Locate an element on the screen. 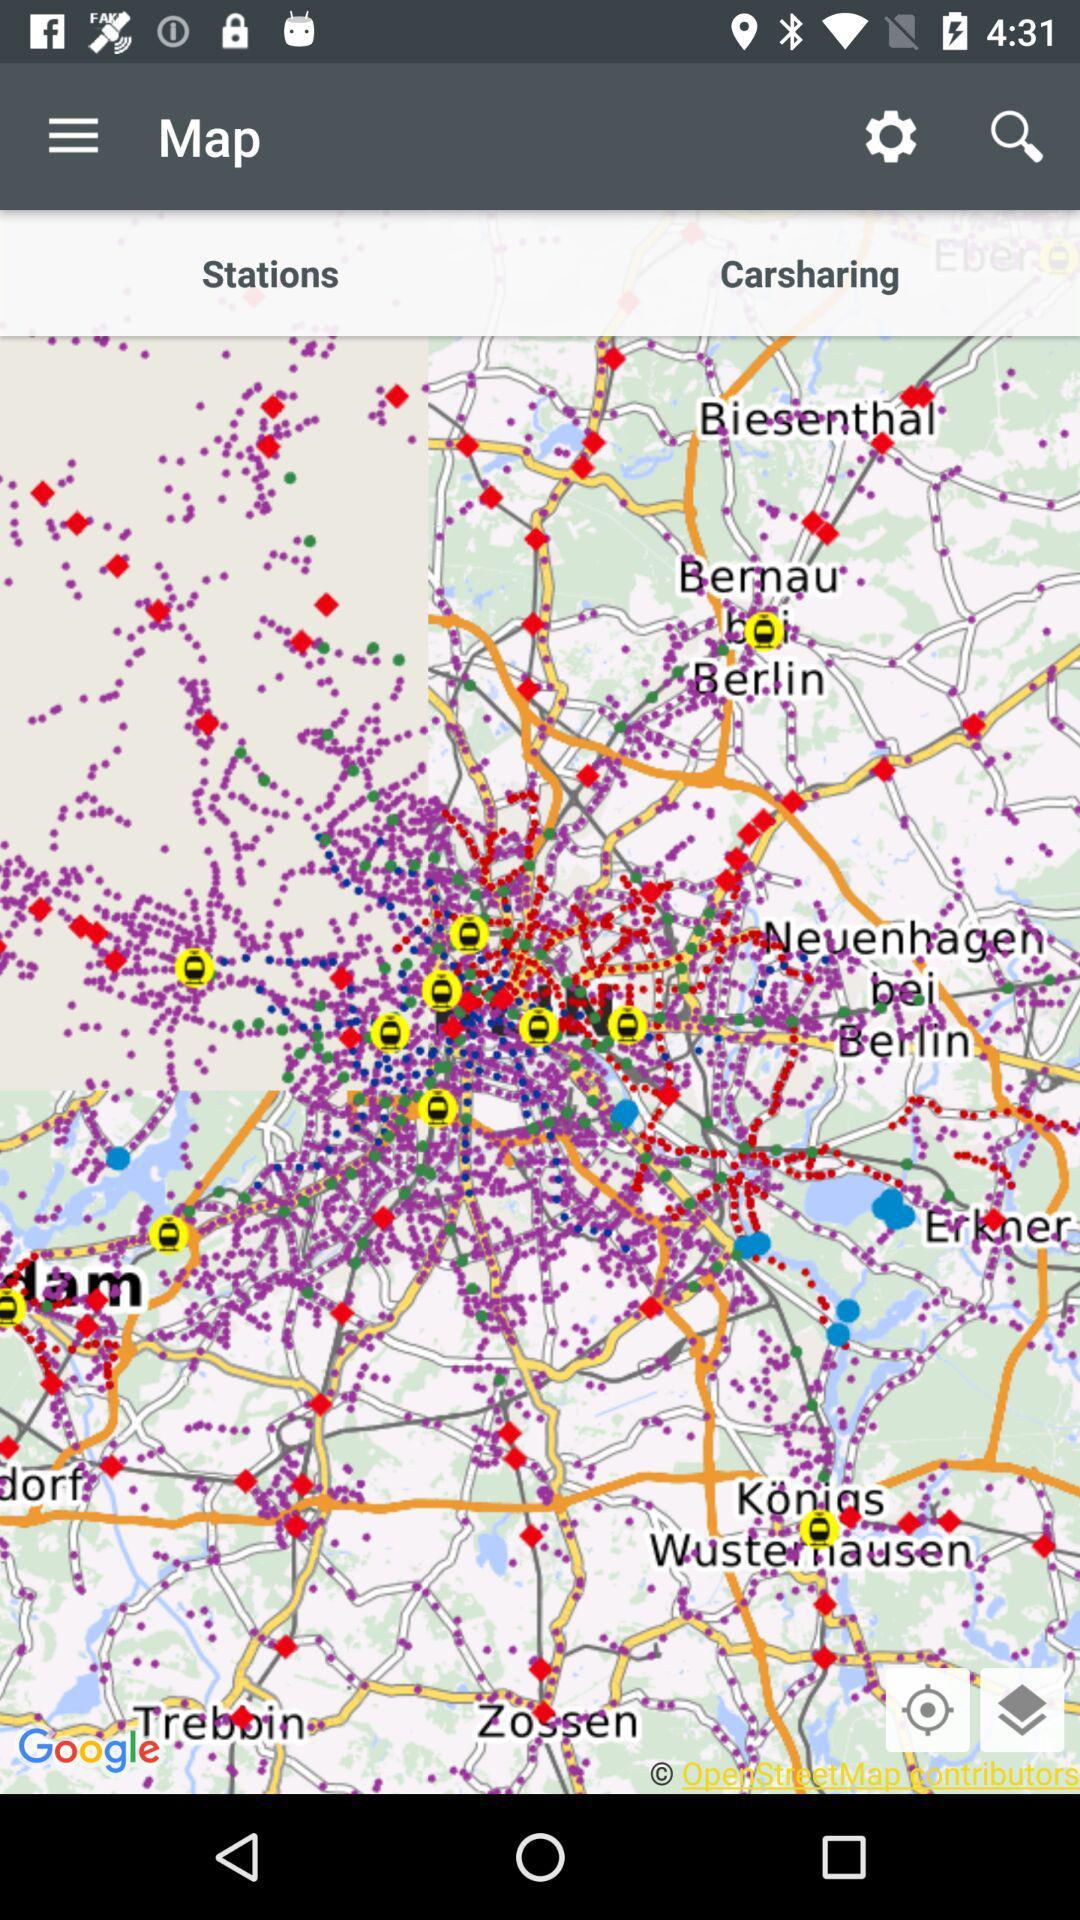 This screenshot has width=1080, height=1920. the icon next to the map is located at coordinates (890, 135).